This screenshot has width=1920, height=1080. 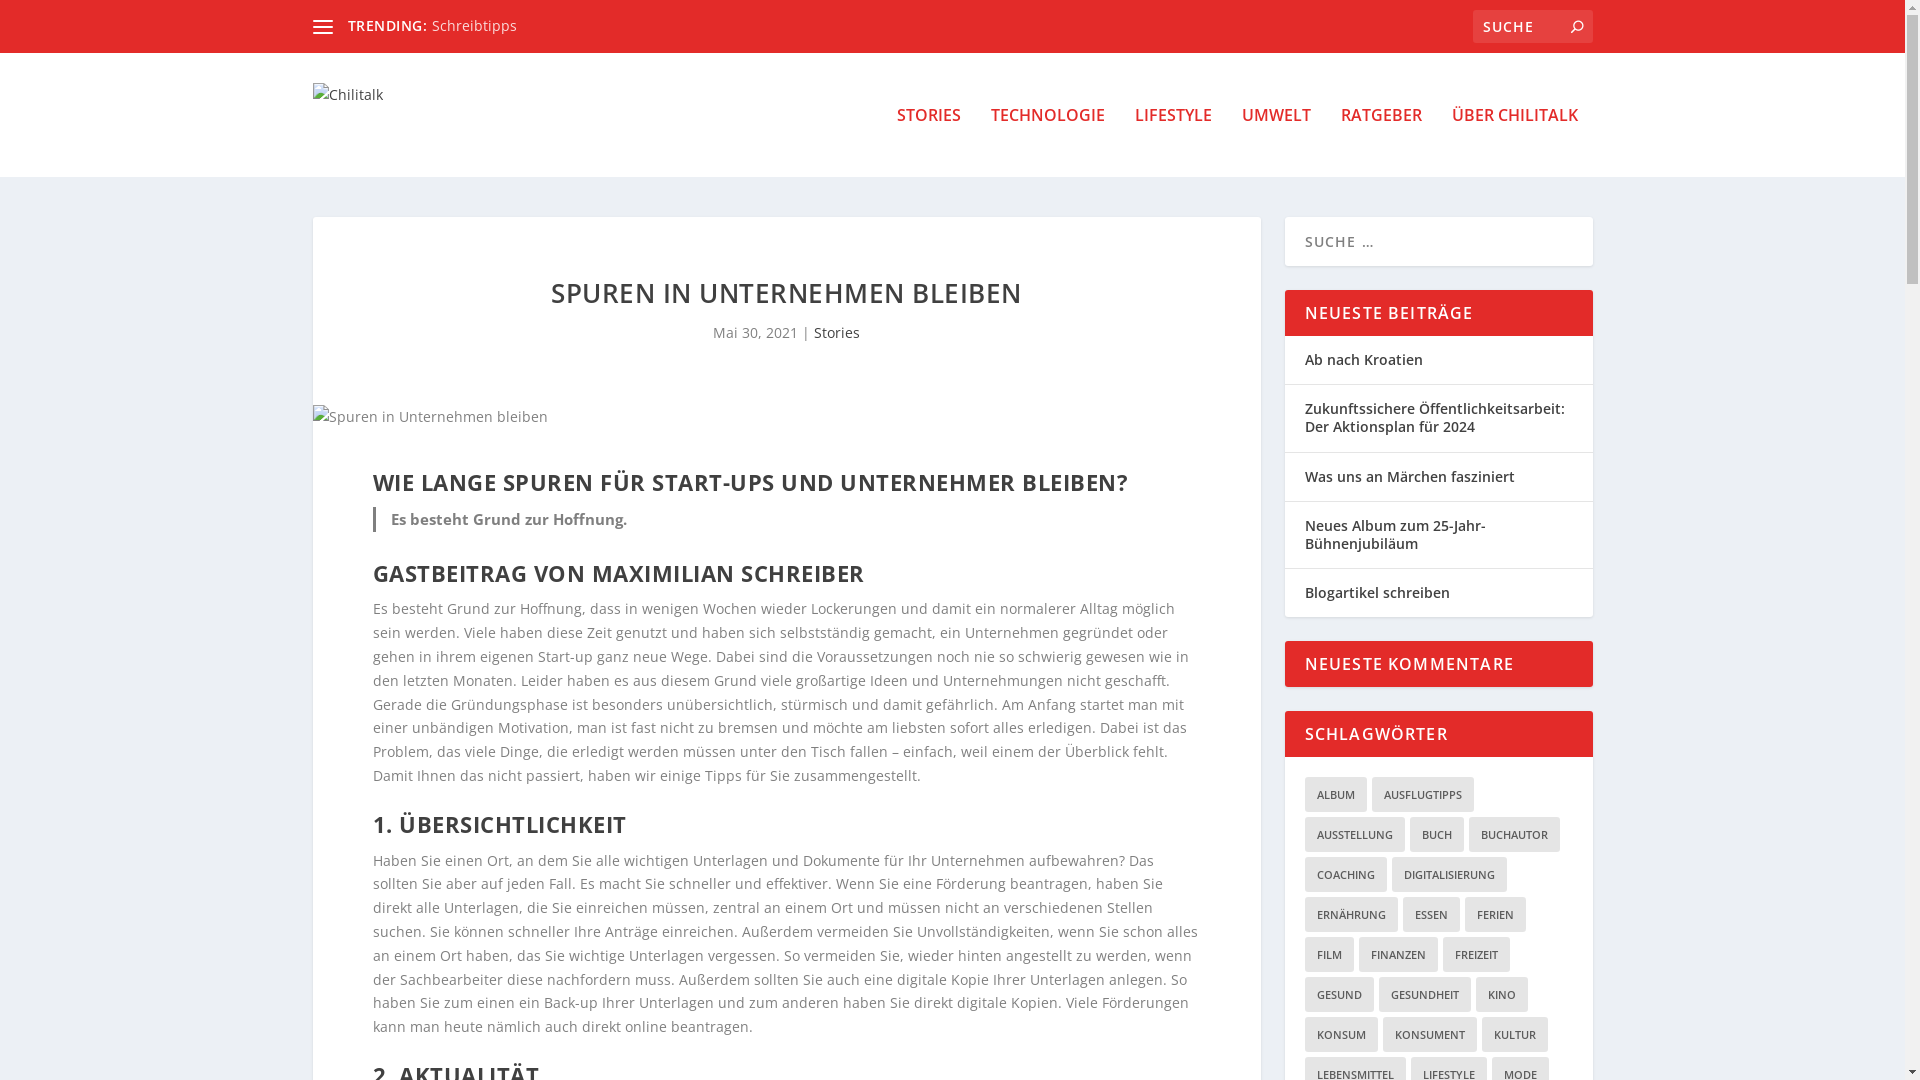 What do you see at coordinates (1275, 141) in the screenshot?
I see `'UMWELT'` at bounding box center [1275, 141].